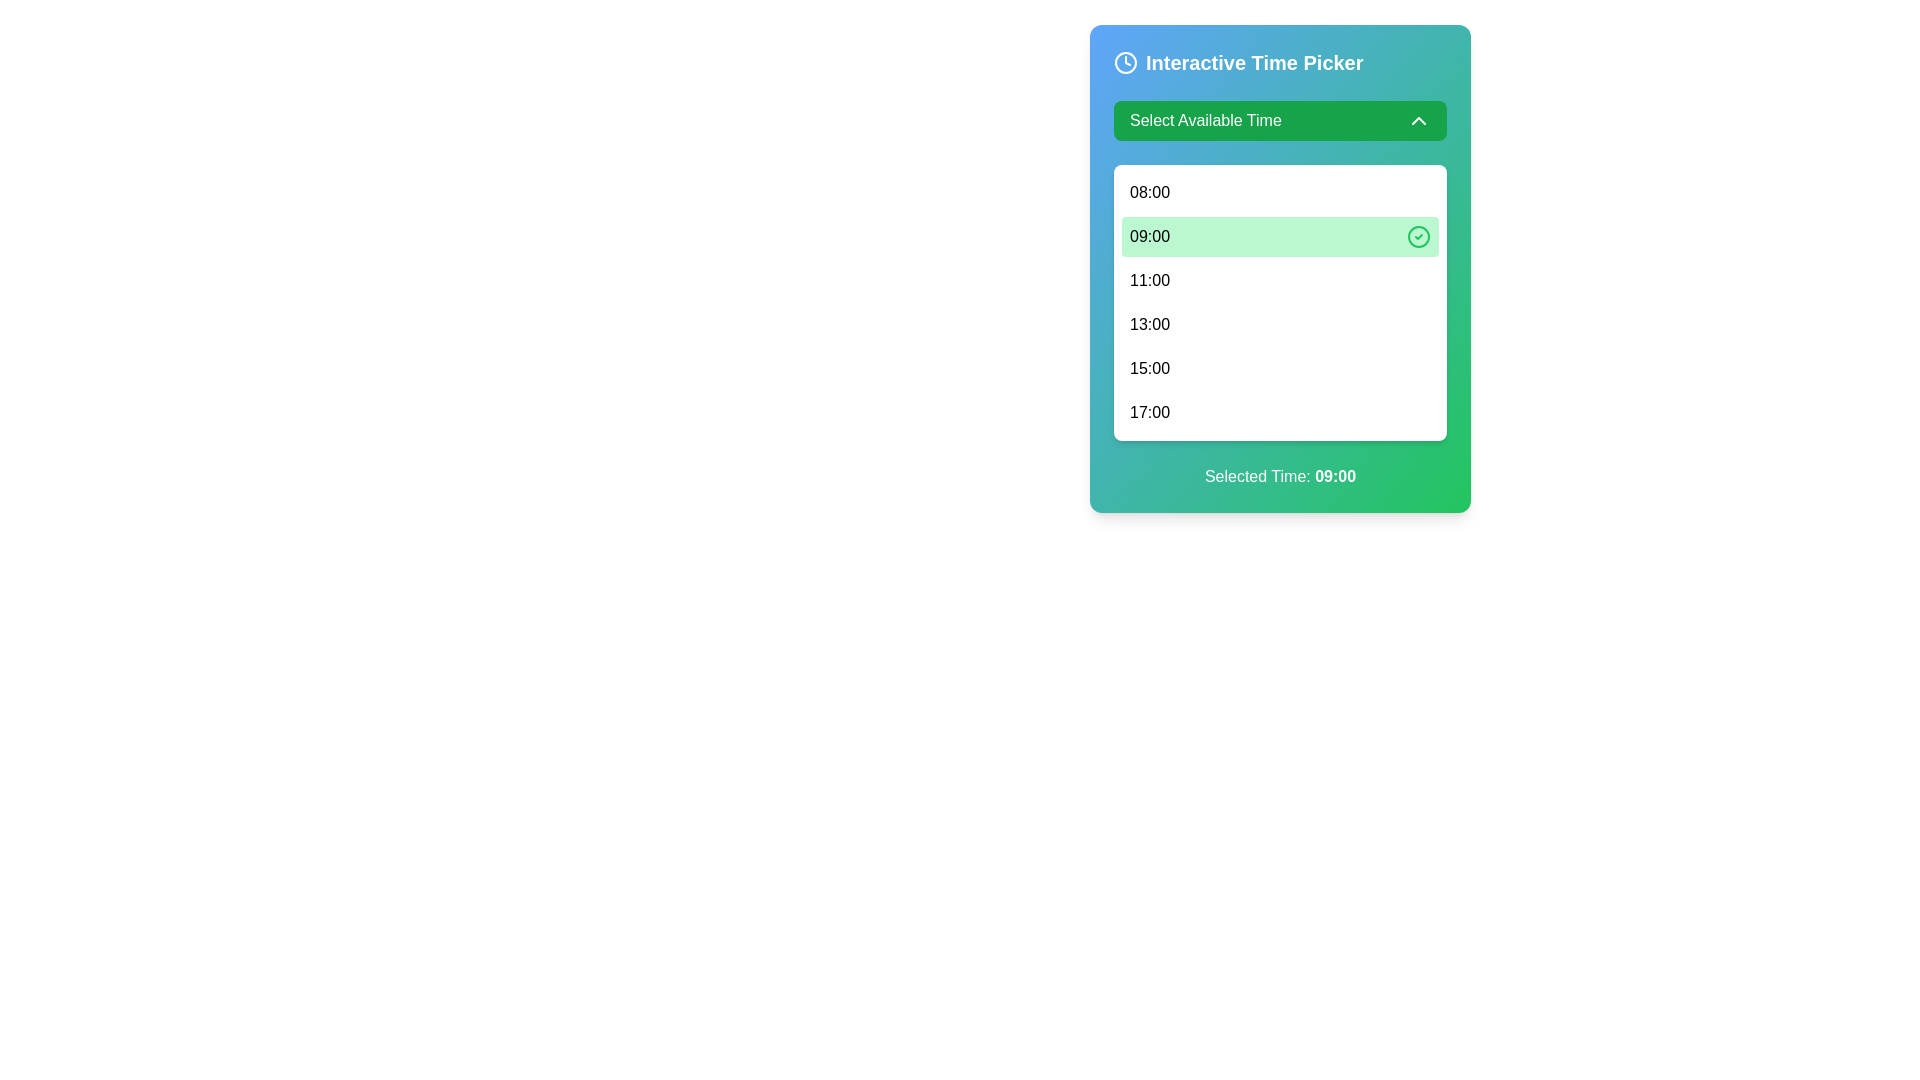 This screenshot has width=1920, height=1080. Describe the element at coordinates (1126, 61) in the screenshot. I see `the Decorative SVG component that represents the outer boundary of the clock symbol in the time picker widget located at the top left of the widget` at that location.